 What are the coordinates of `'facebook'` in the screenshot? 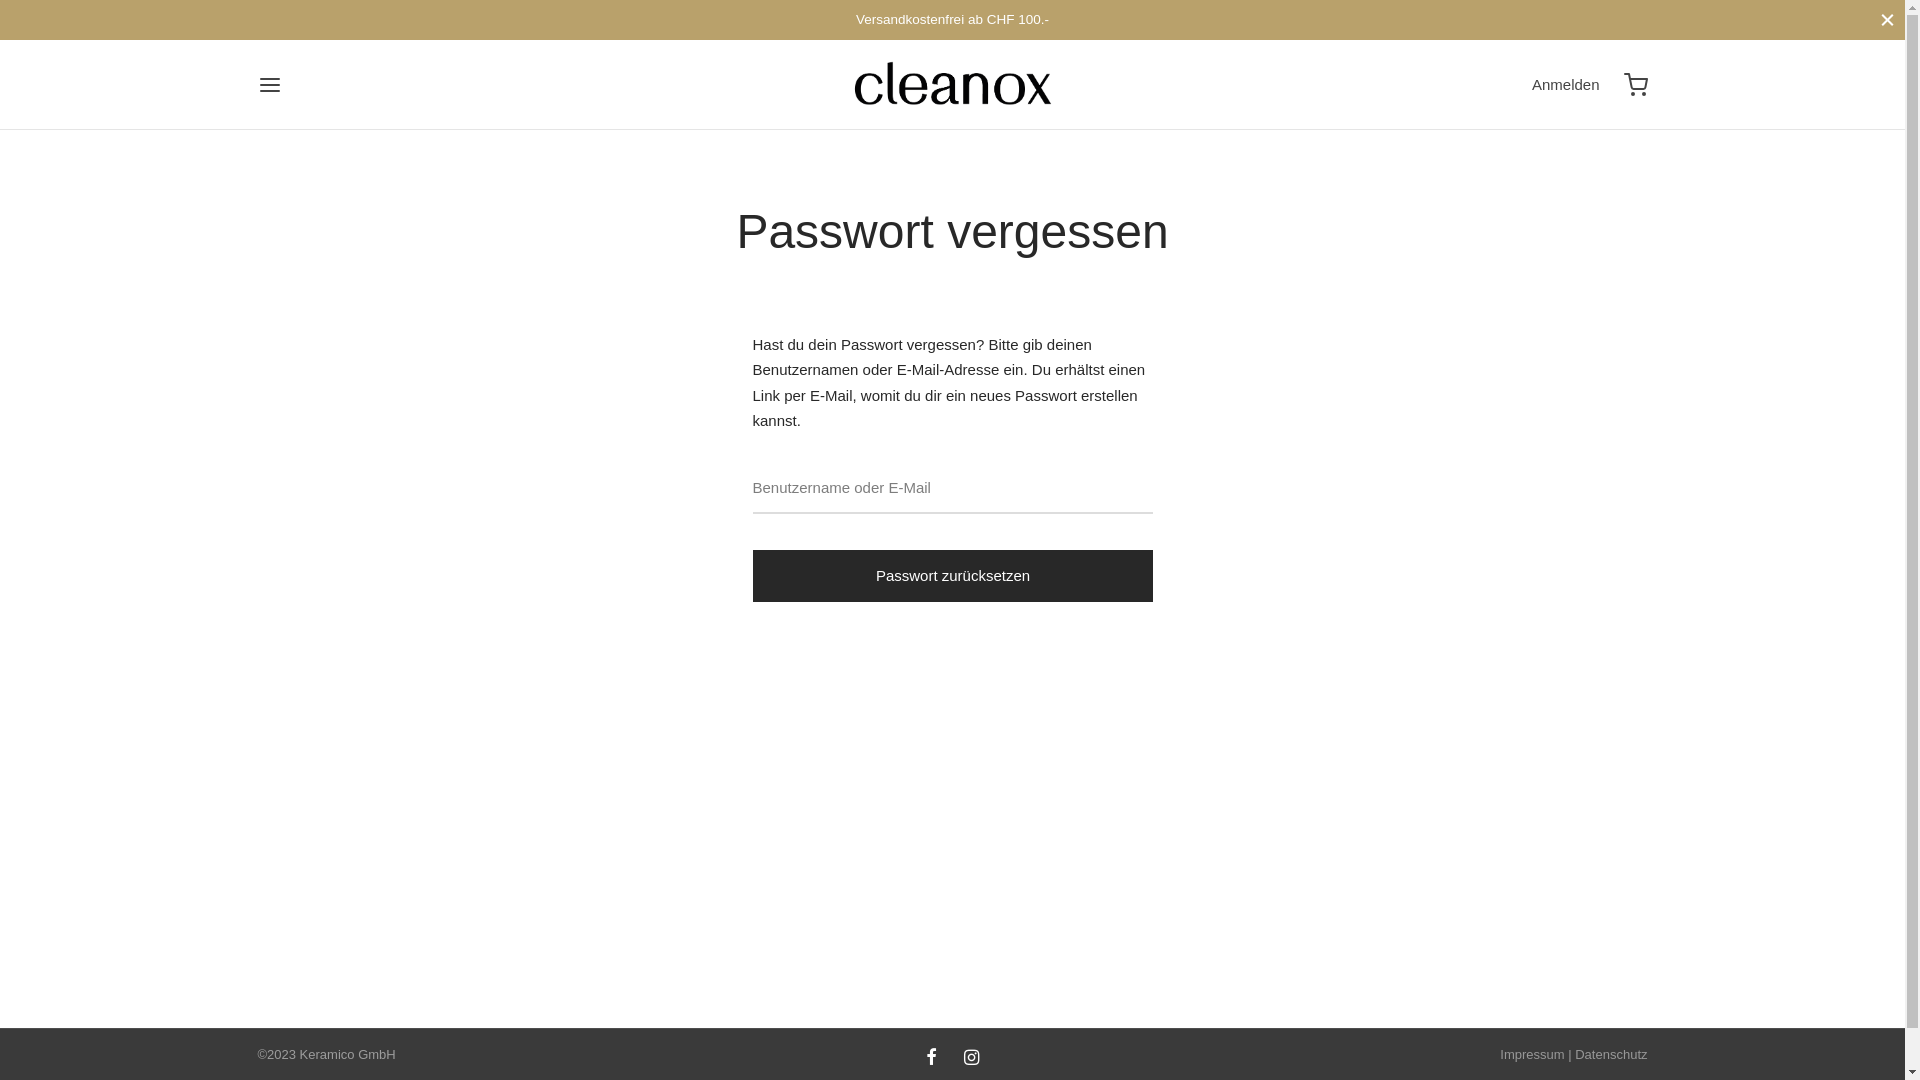 It's located at (930, 1058).